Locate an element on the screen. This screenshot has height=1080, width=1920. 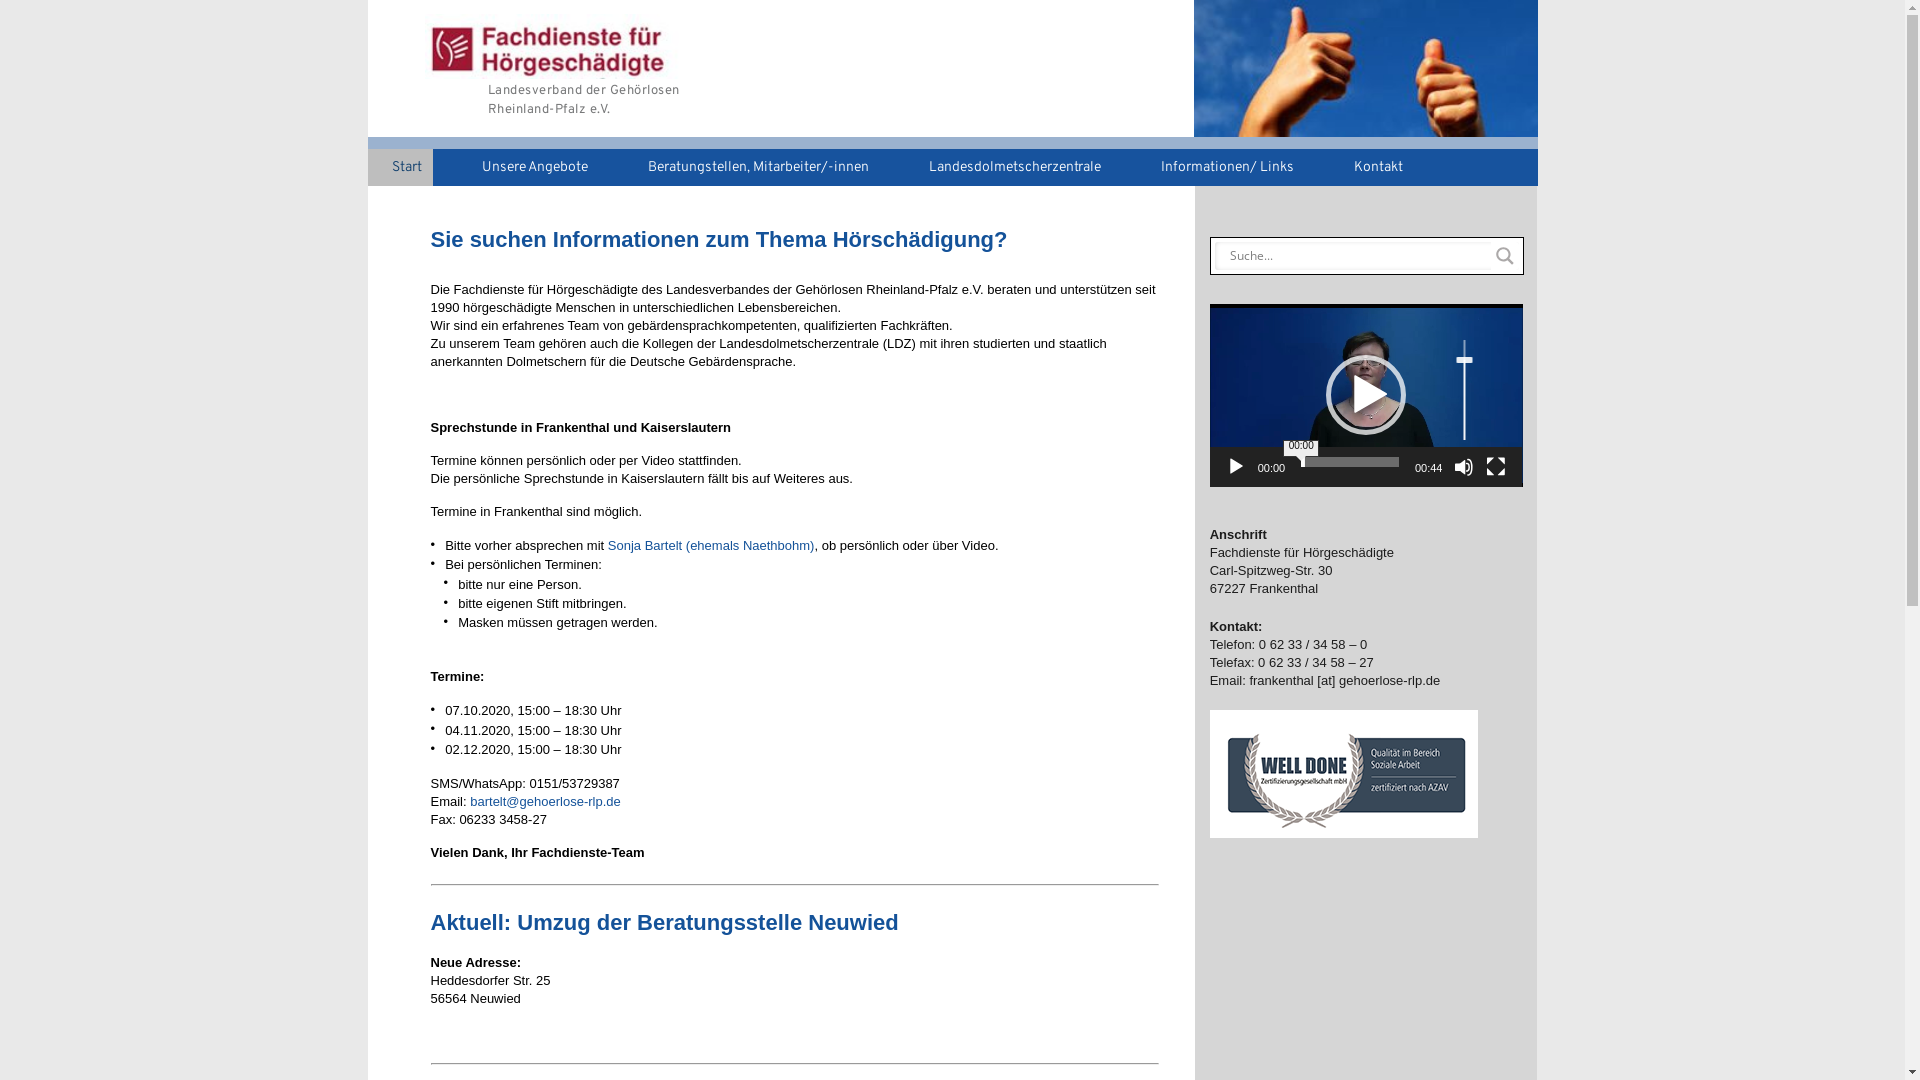
'bartelt@gehoerlose-rlp.de' is located at coordinates (545, 800).